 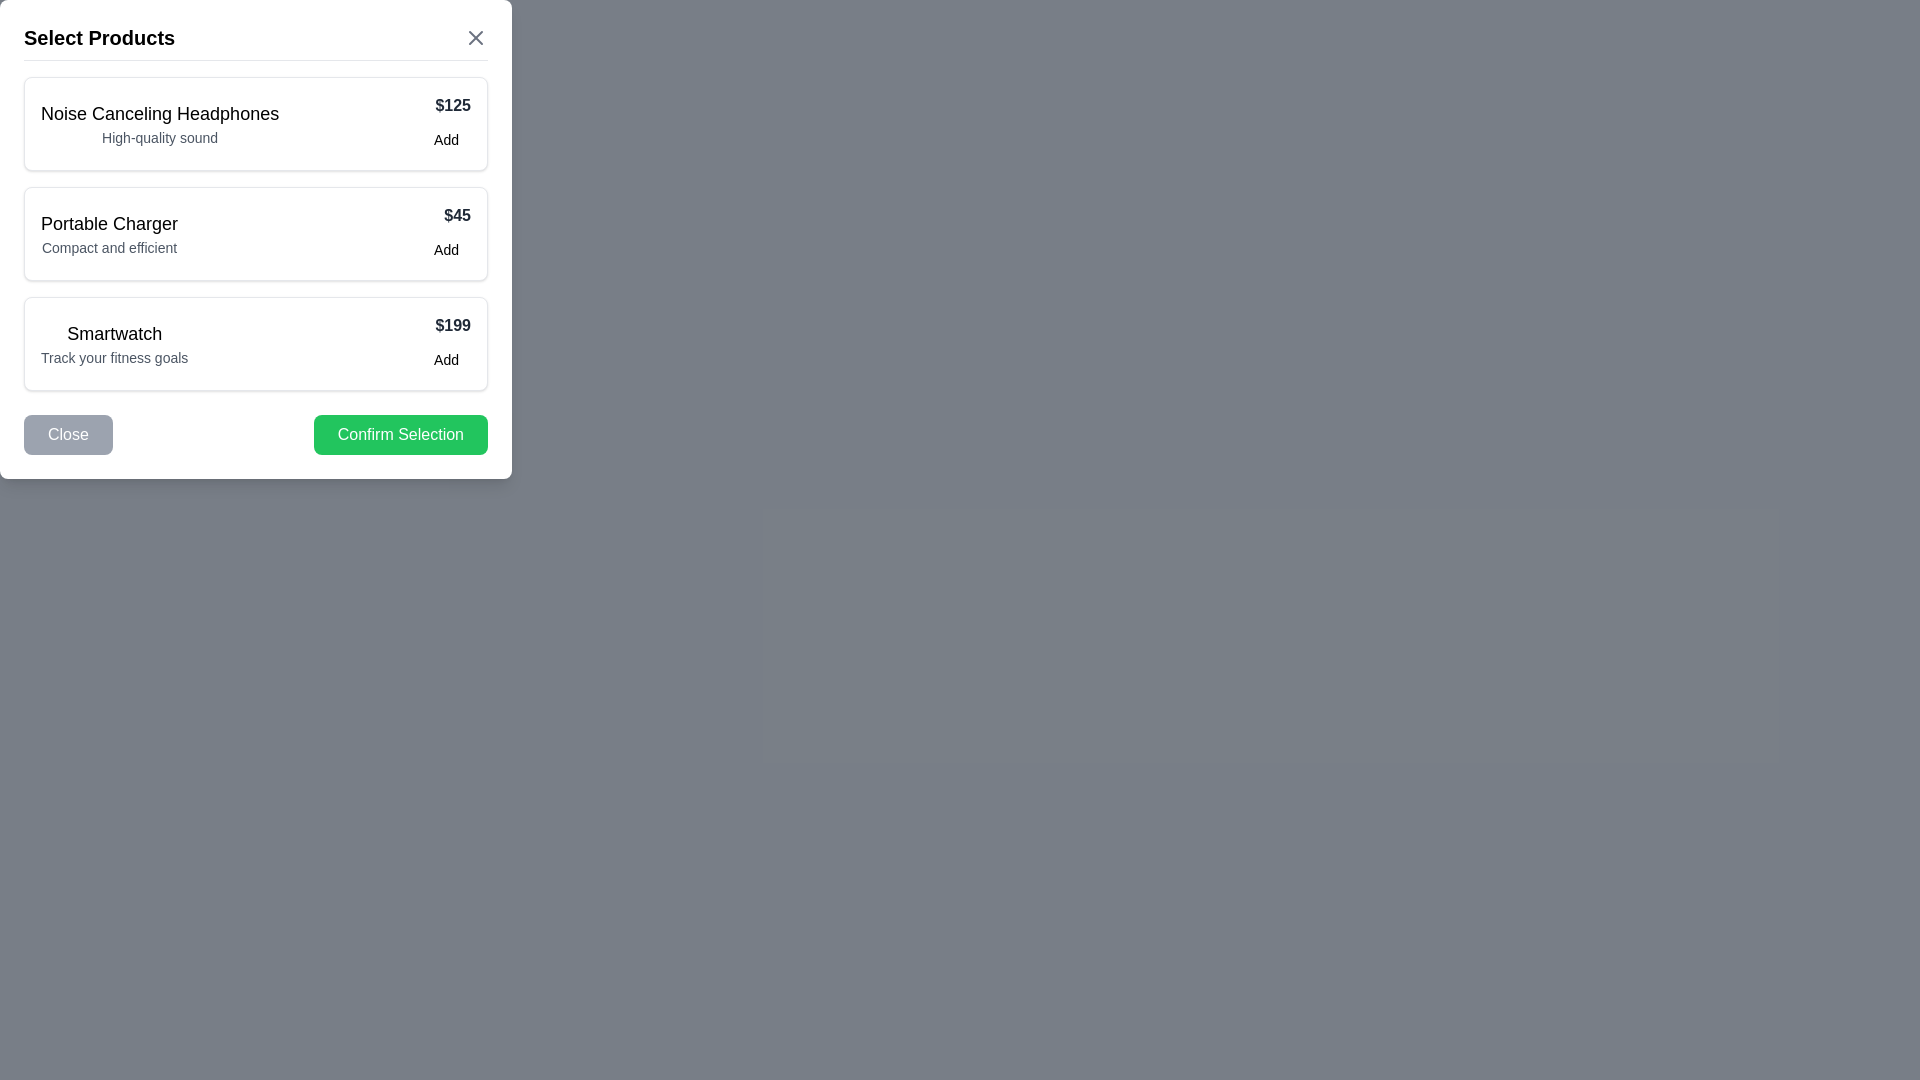 What do you see at coordinates (254, 342) in the screenshot?
I see `the 'Add' button located on the Smartwatch card, which features a bold title and a blue background, positioned at the lower part of the 'Select Products' section` at bounding box center [254, 342].